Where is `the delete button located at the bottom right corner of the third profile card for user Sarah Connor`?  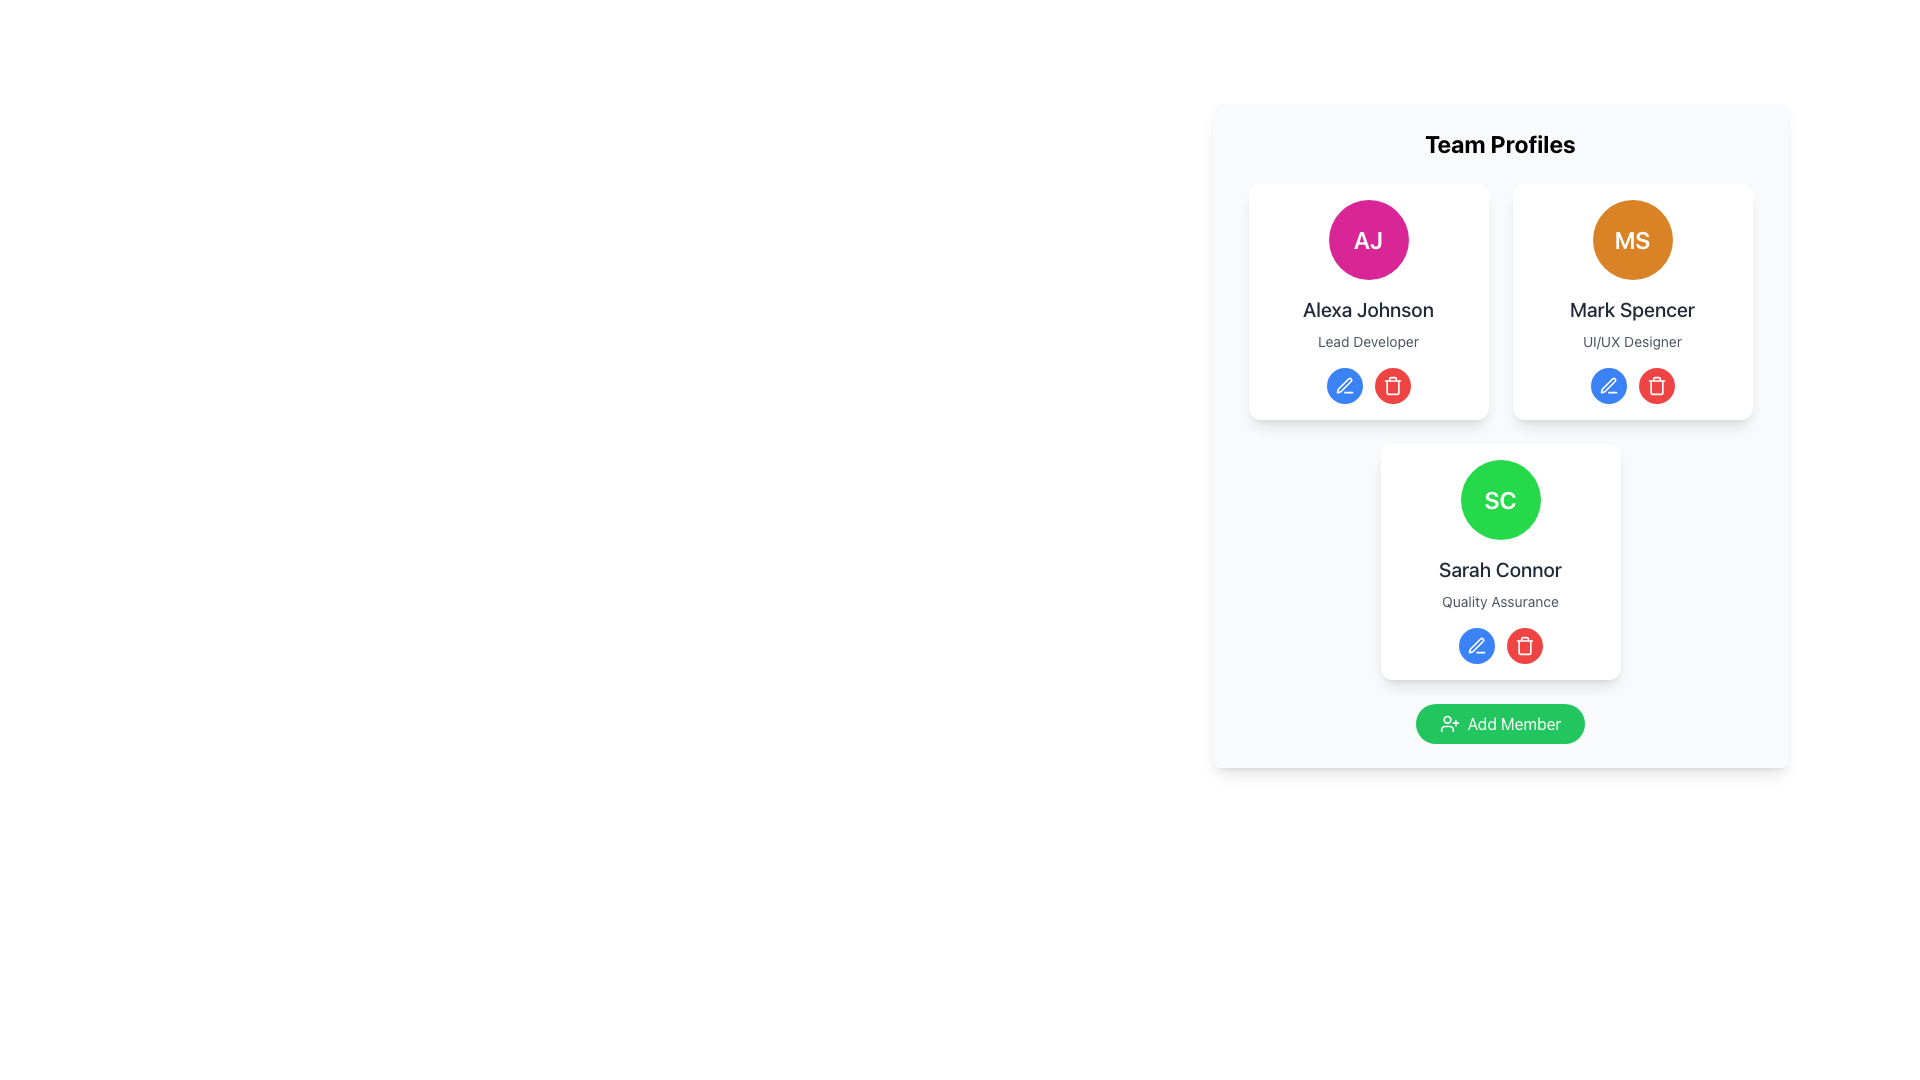 the delete button located at the bottom right corner of the third profile card for user Sarah Connor is located at coordinates (1523, 645).